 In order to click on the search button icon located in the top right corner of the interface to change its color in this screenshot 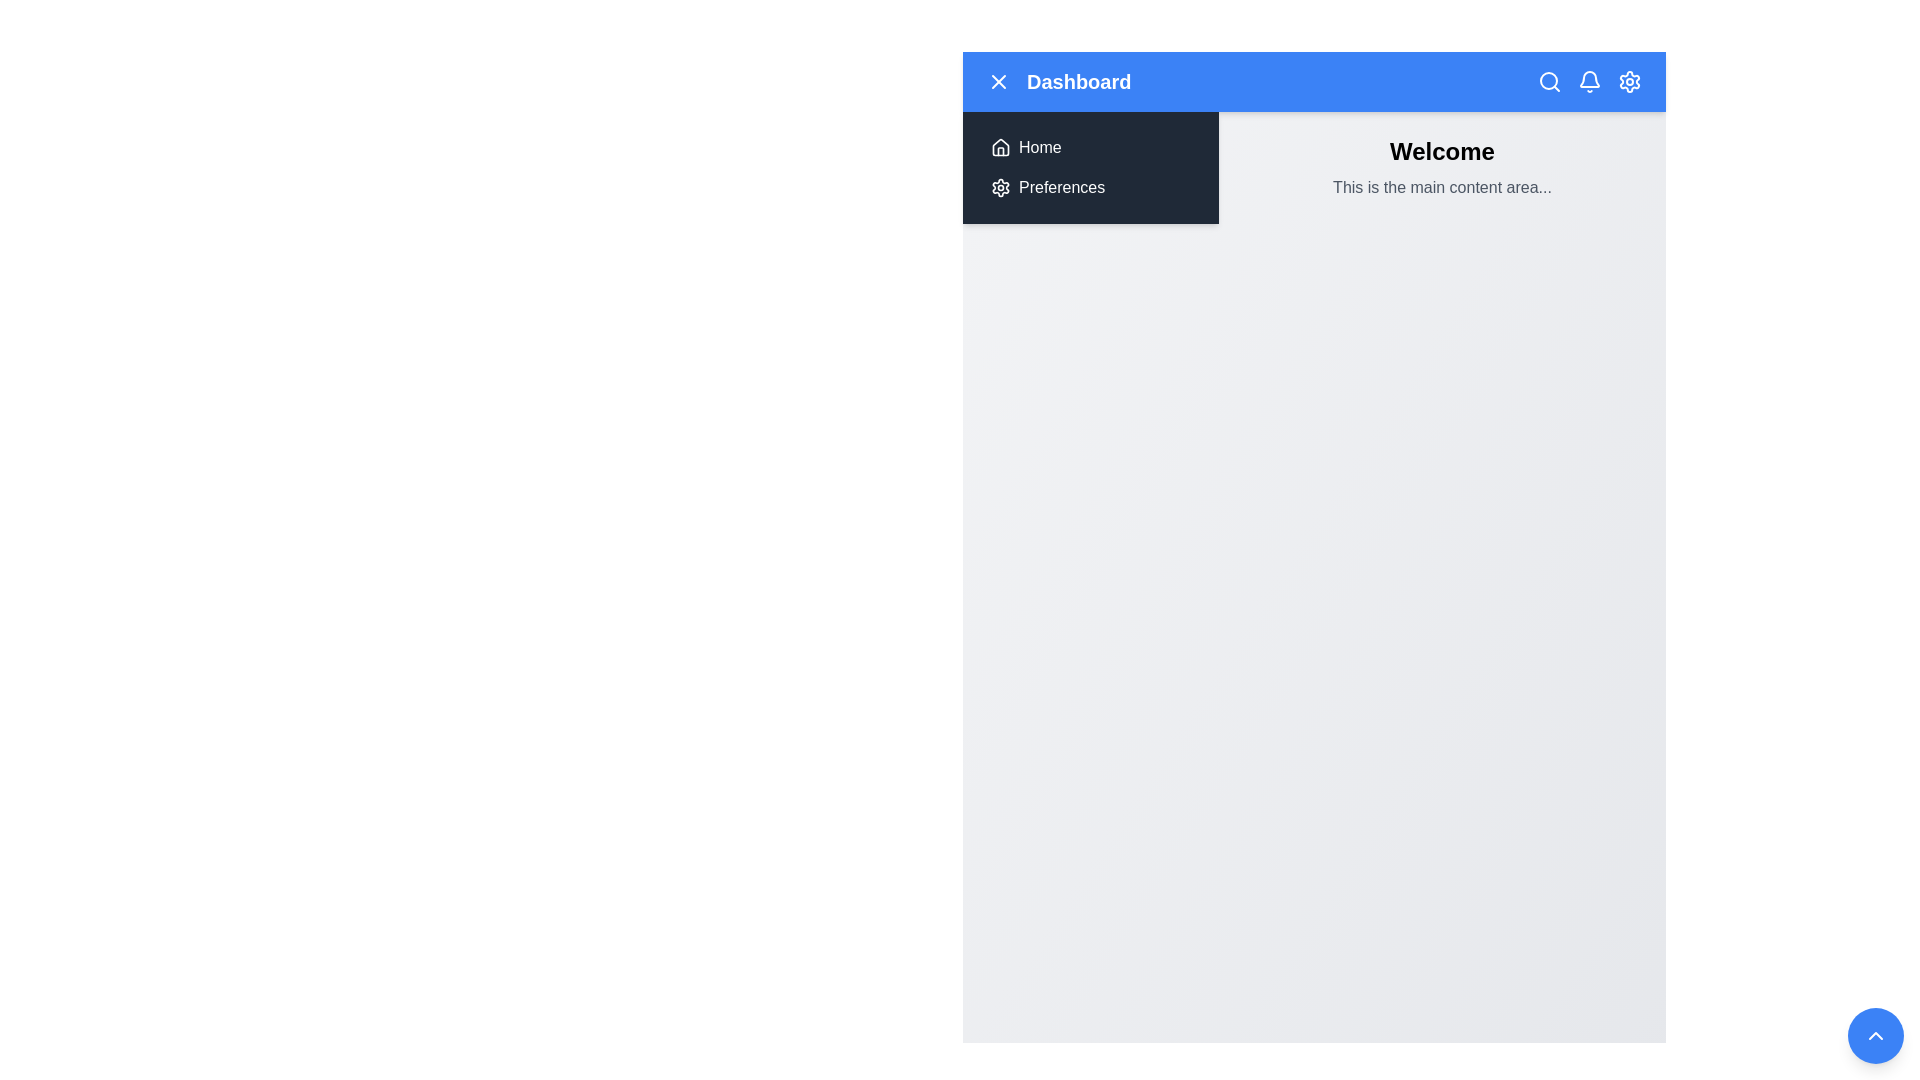, I will do `click(1549, 80)`.